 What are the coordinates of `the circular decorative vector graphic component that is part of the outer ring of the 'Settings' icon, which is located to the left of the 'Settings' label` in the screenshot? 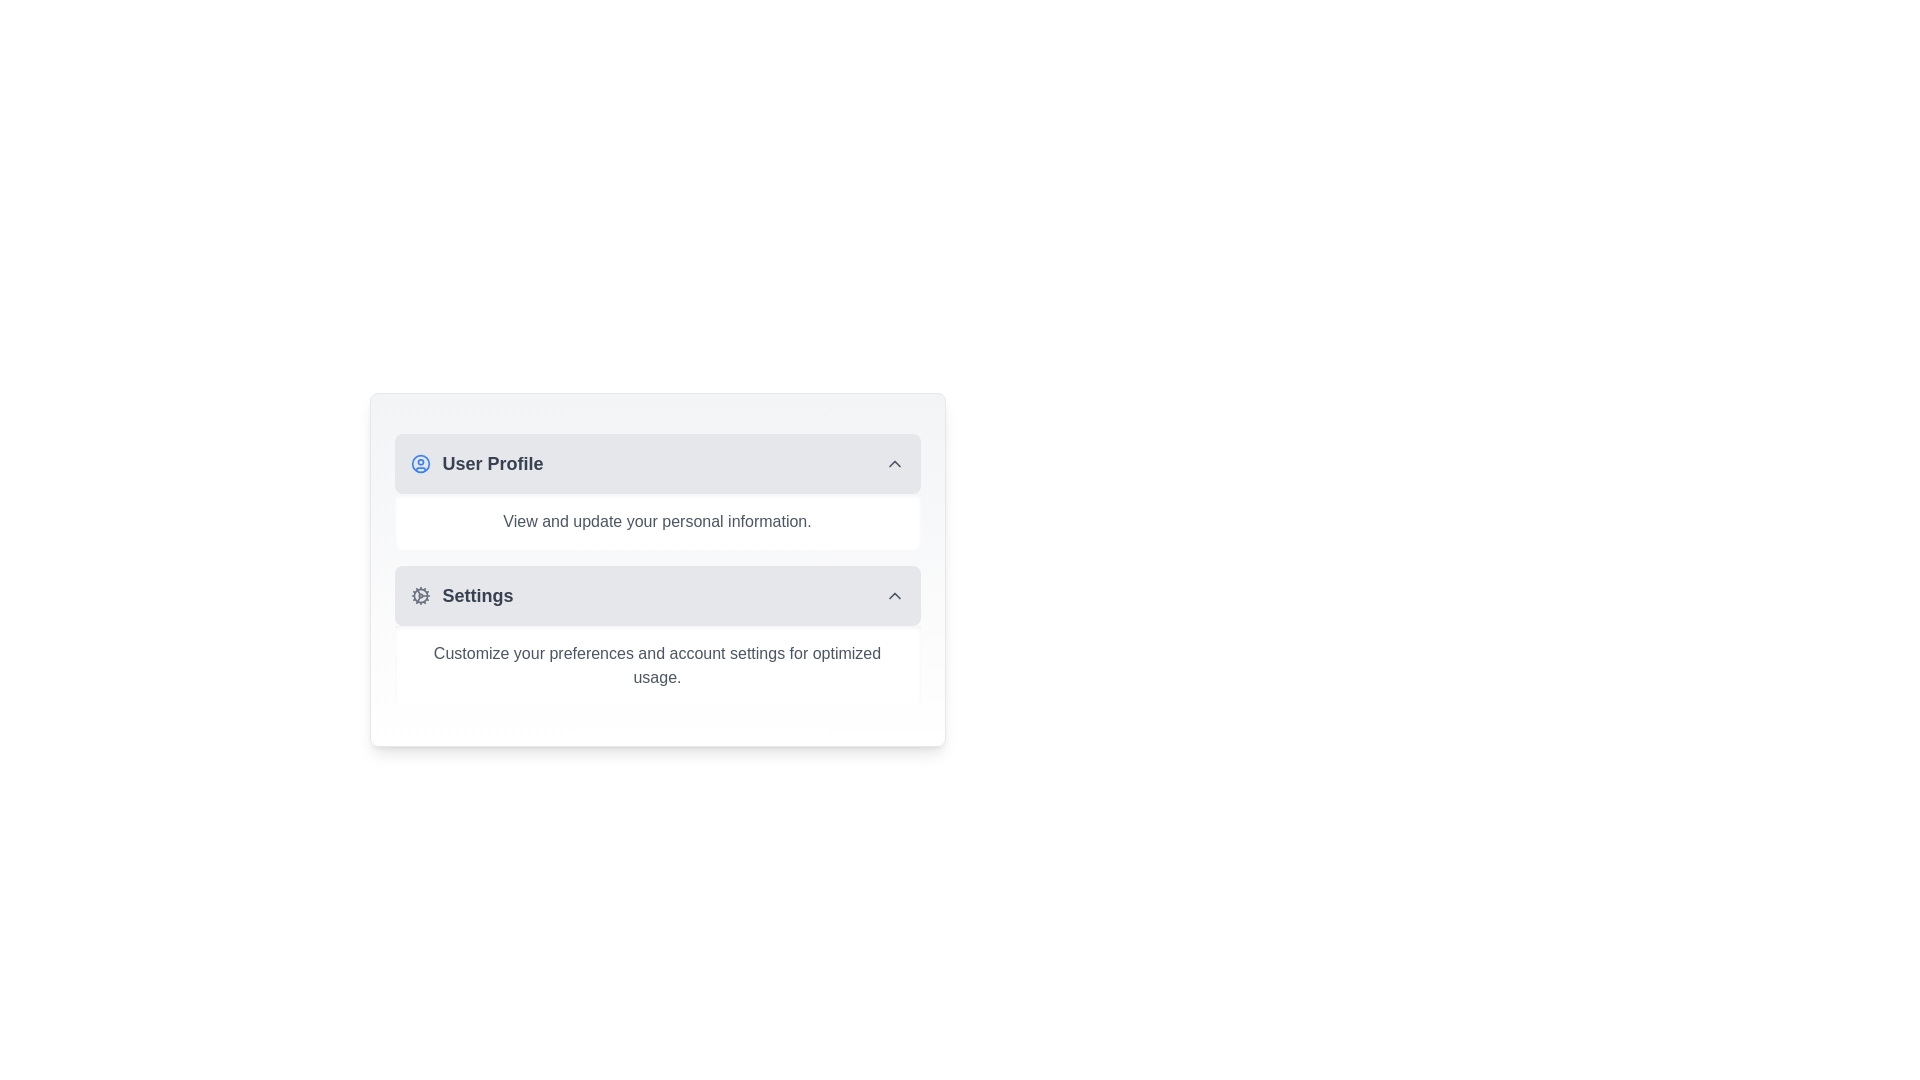 It's located at (419, 595).